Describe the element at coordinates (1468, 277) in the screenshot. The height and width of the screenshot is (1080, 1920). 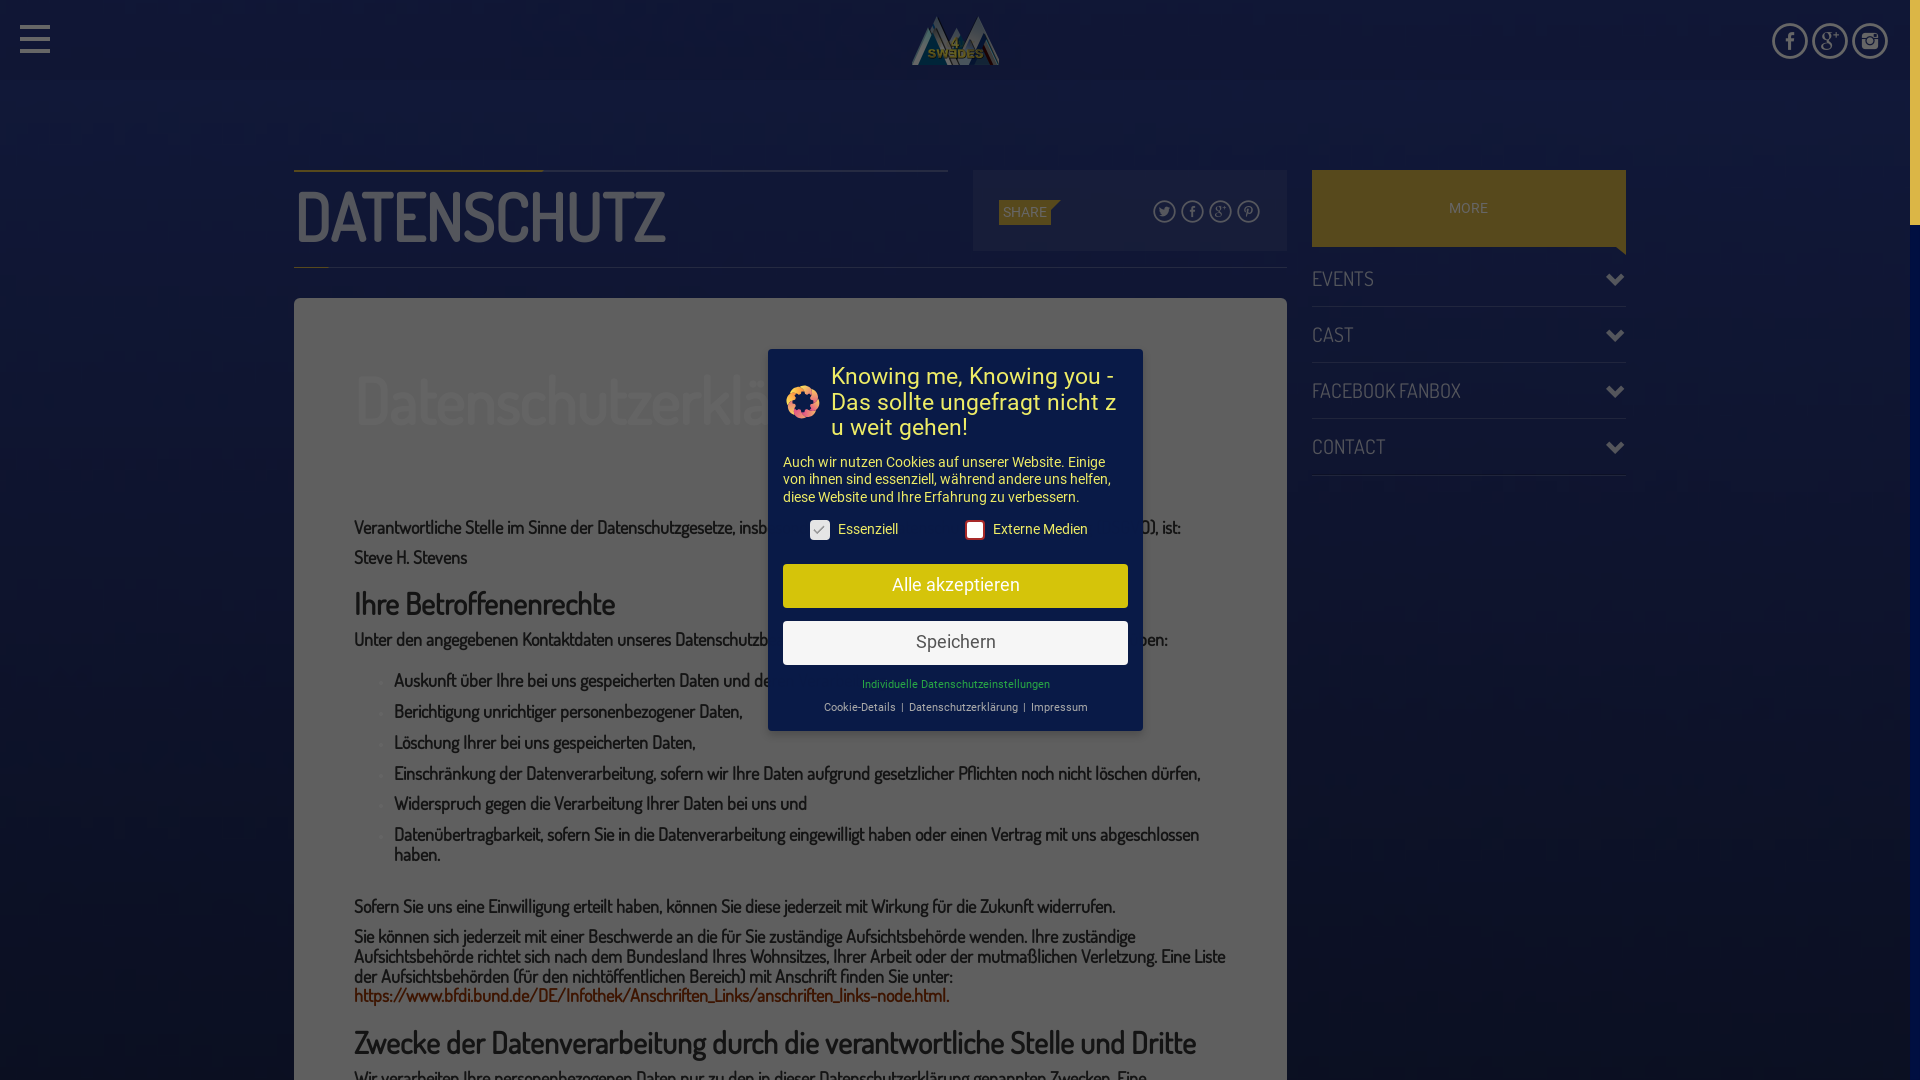
I see `'EVENTS'` at that location.